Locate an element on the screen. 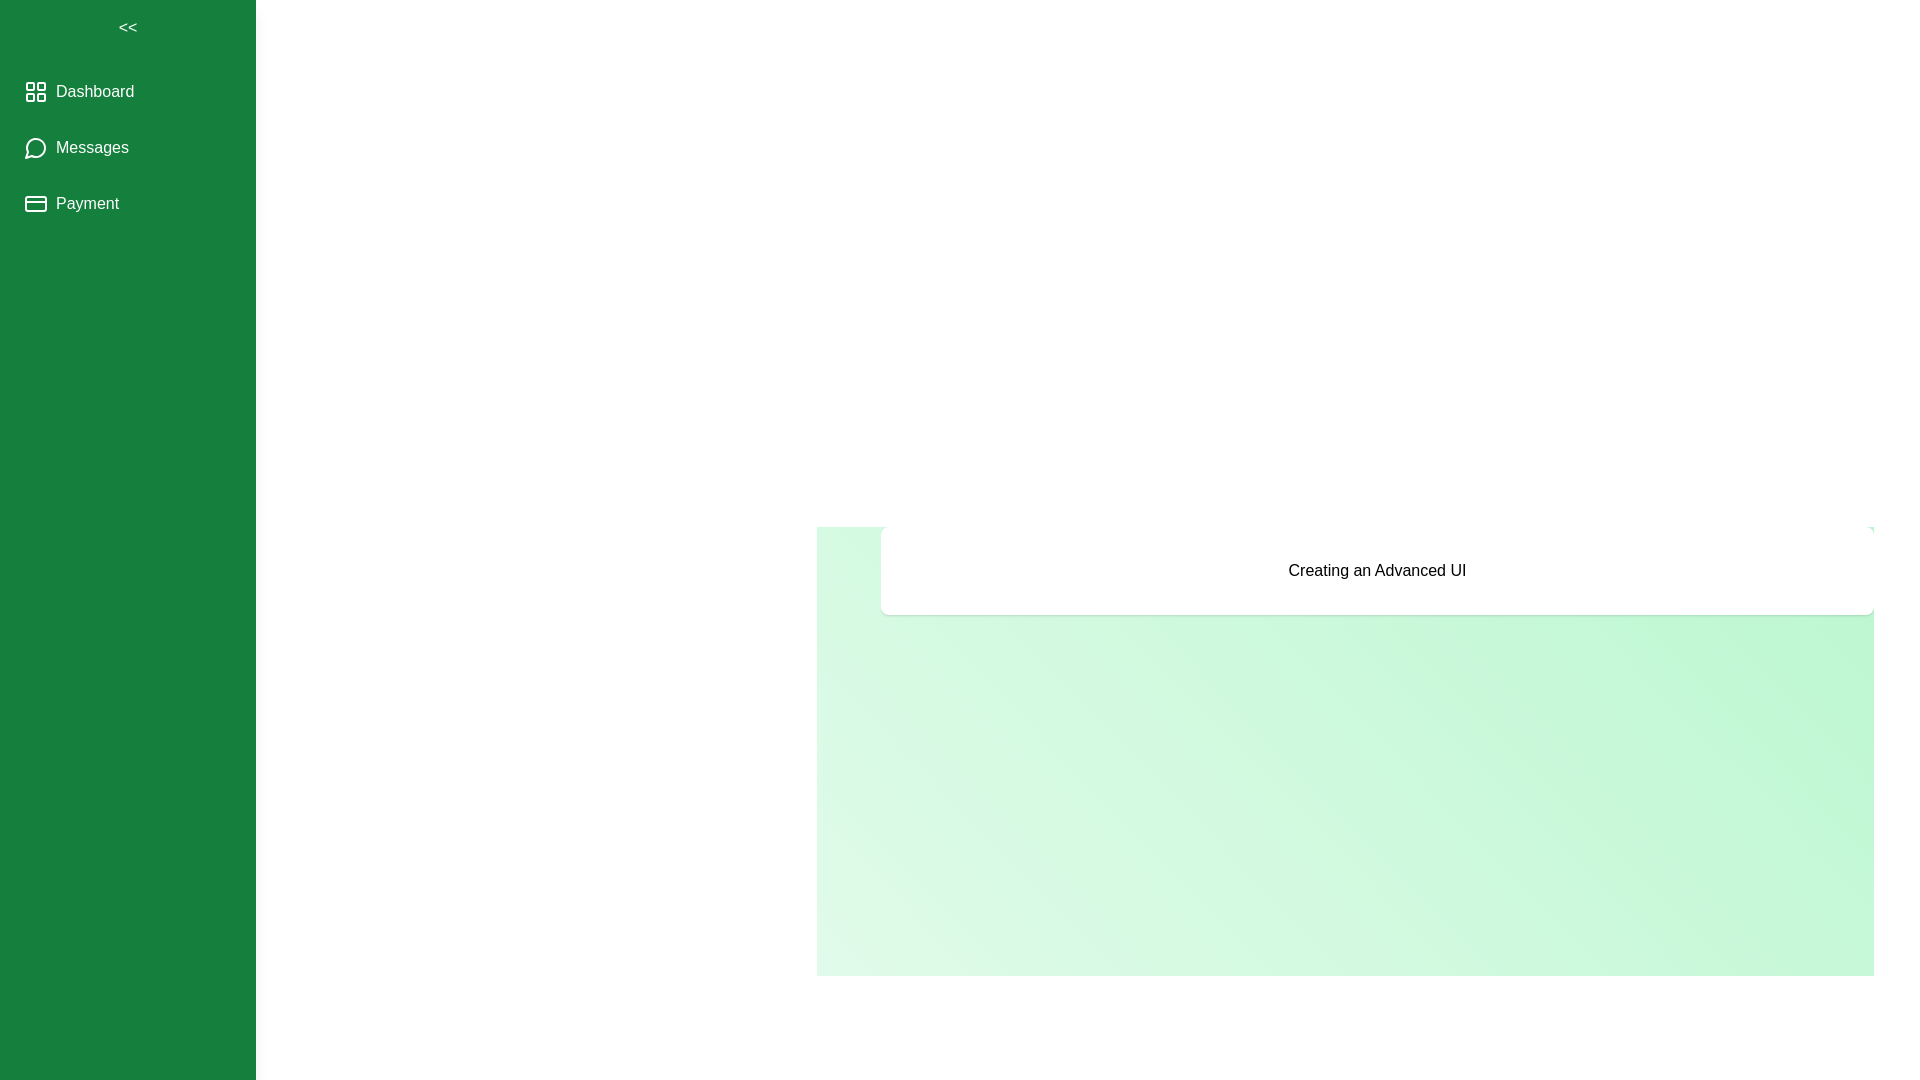 The width and height of the screenshot is (1920, 1080). the text label or heading that contains 'Creating an Advanced UI', which is bold and centered in a white card-like structure is located at coordinates (1376, 570).